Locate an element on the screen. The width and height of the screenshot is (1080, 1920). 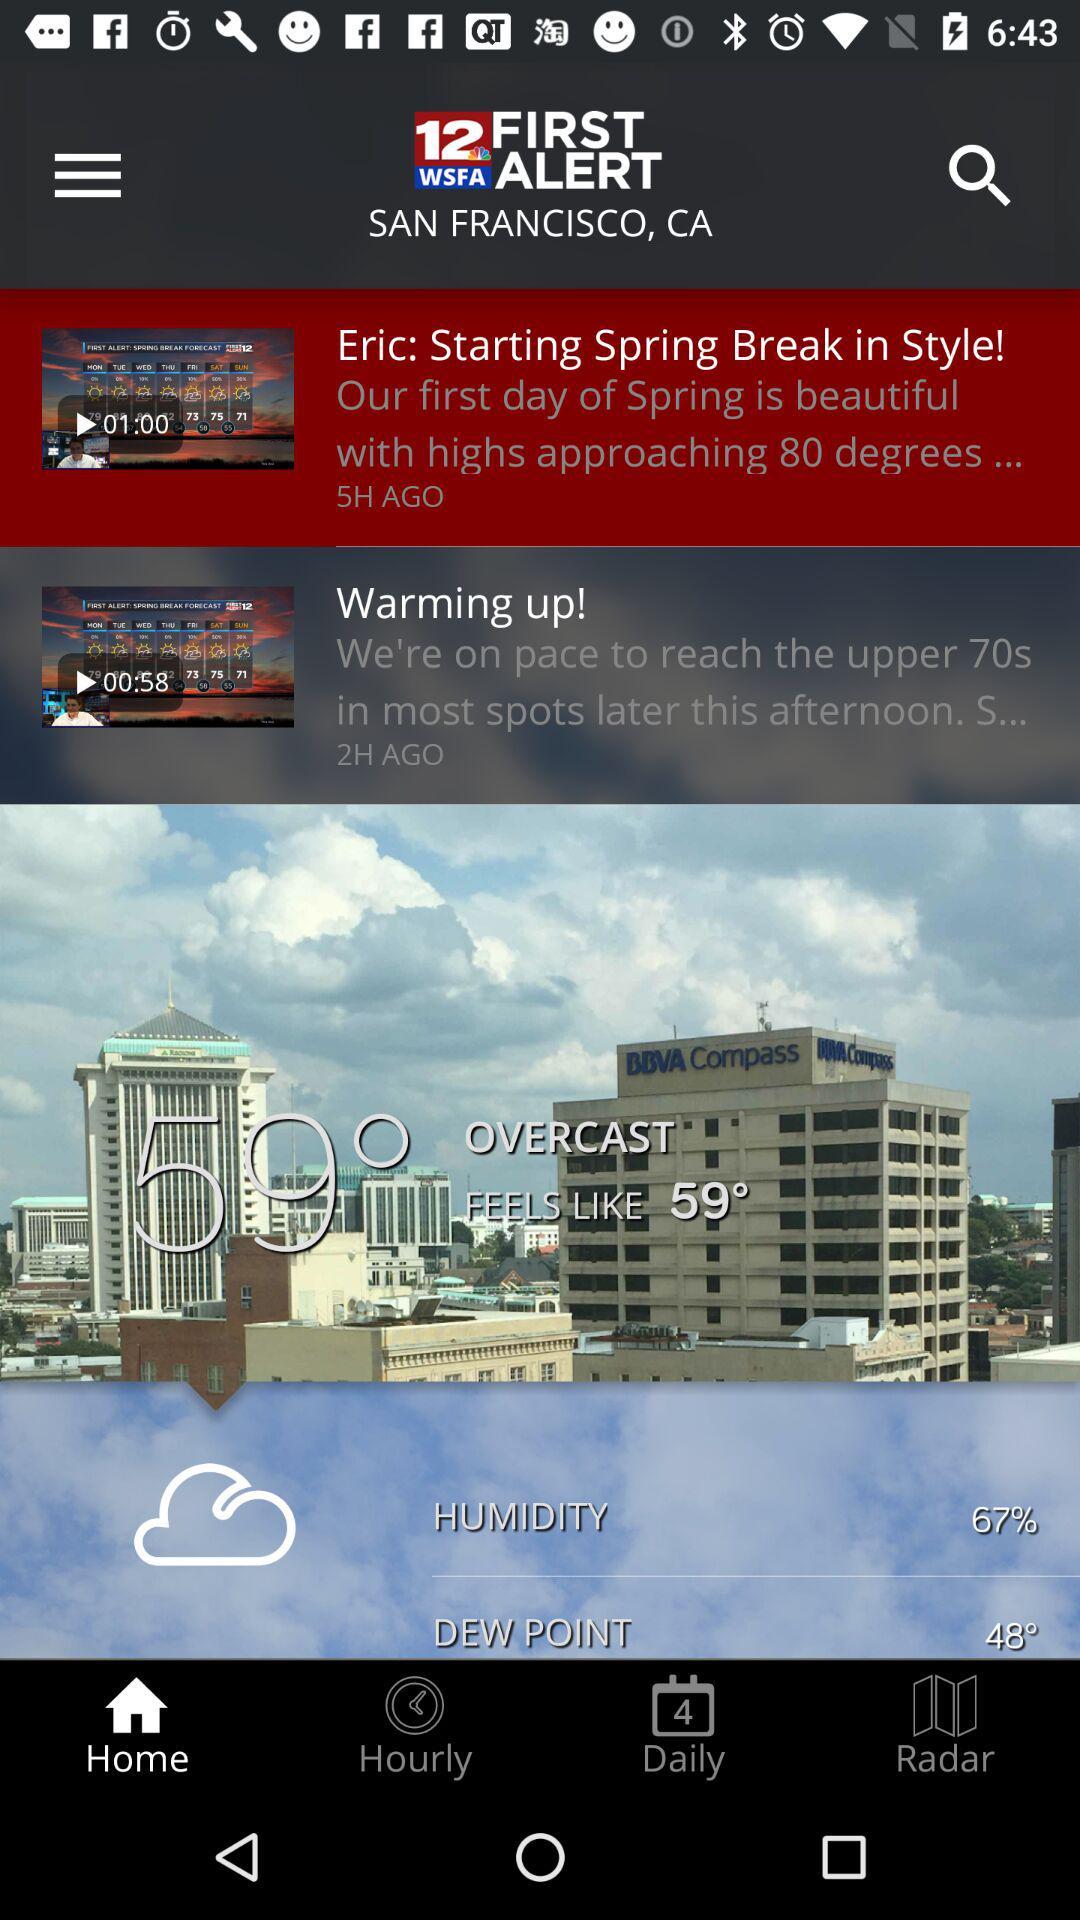
the daily is located at coordinates (682, 1726).